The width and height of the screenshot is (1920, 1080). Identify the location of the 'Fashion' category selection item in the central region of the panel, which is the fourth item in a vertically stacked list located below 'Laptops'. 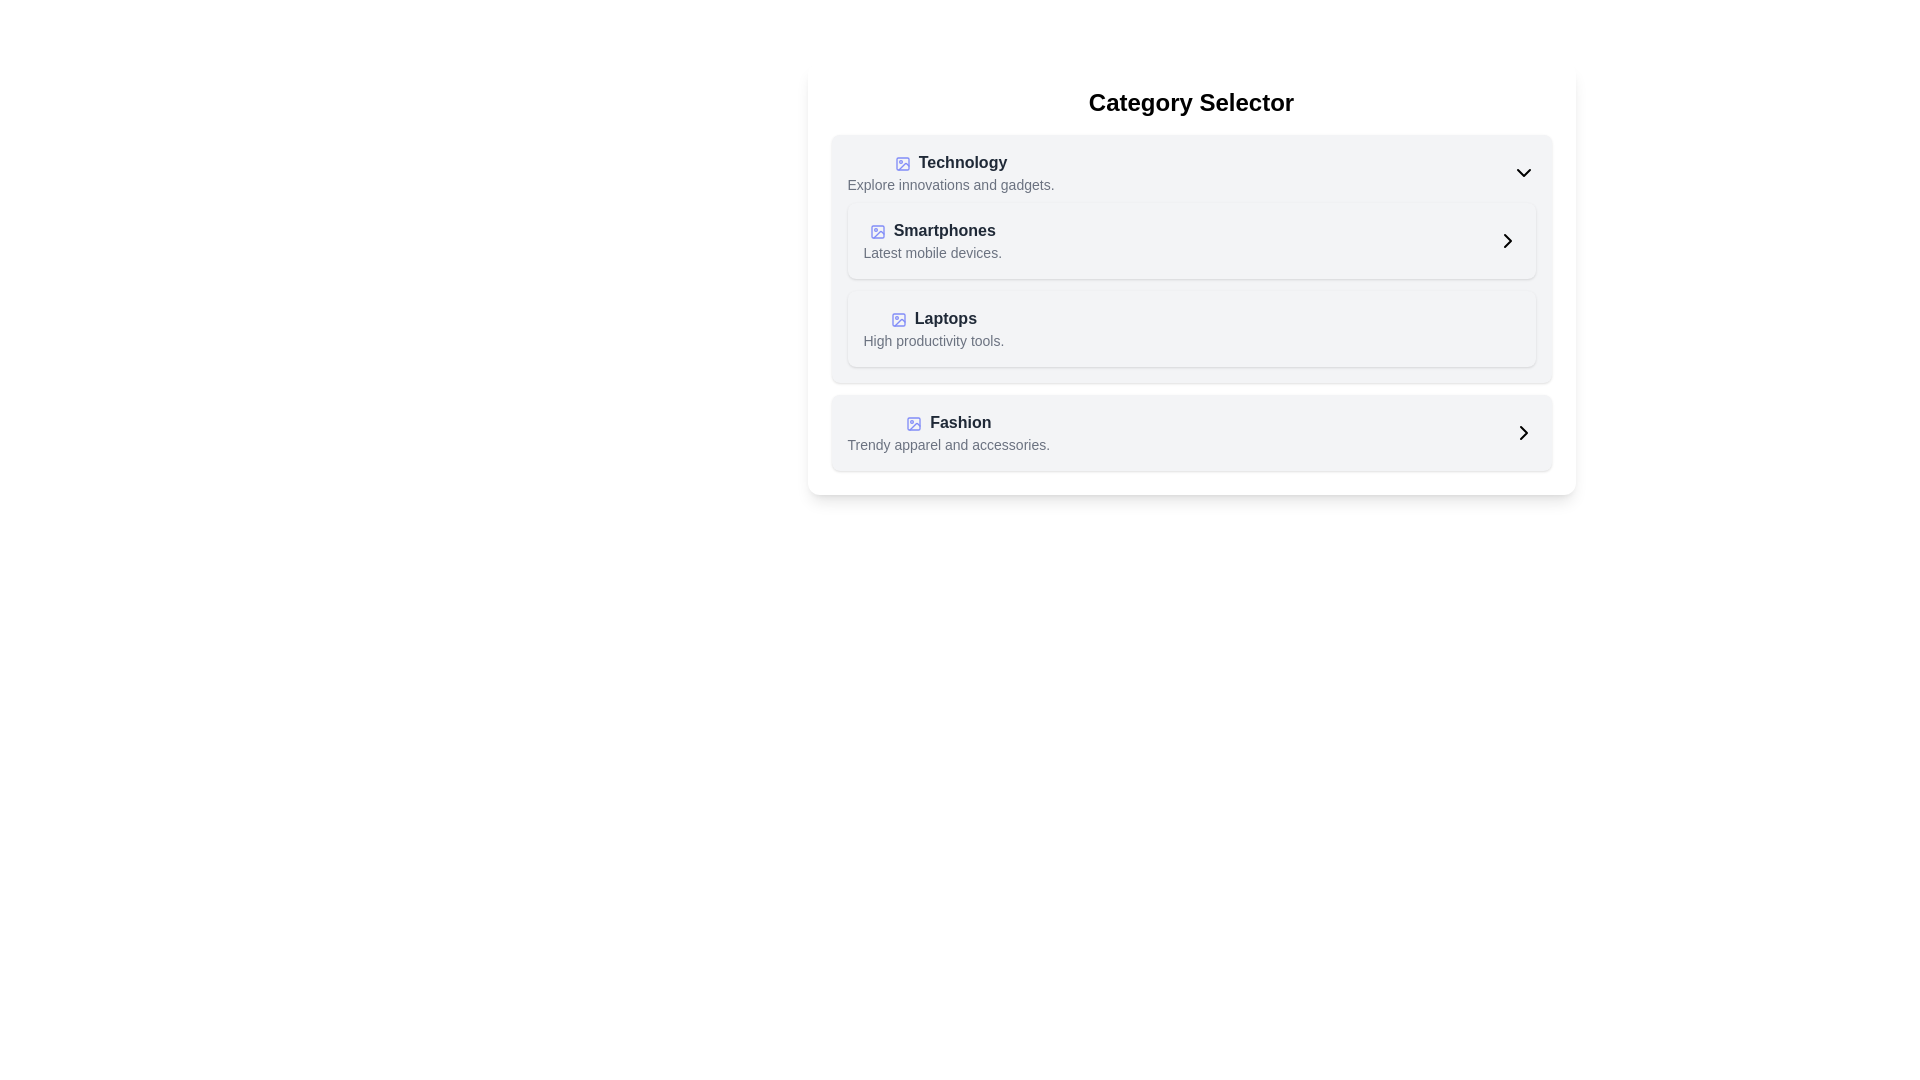
(947, 431).